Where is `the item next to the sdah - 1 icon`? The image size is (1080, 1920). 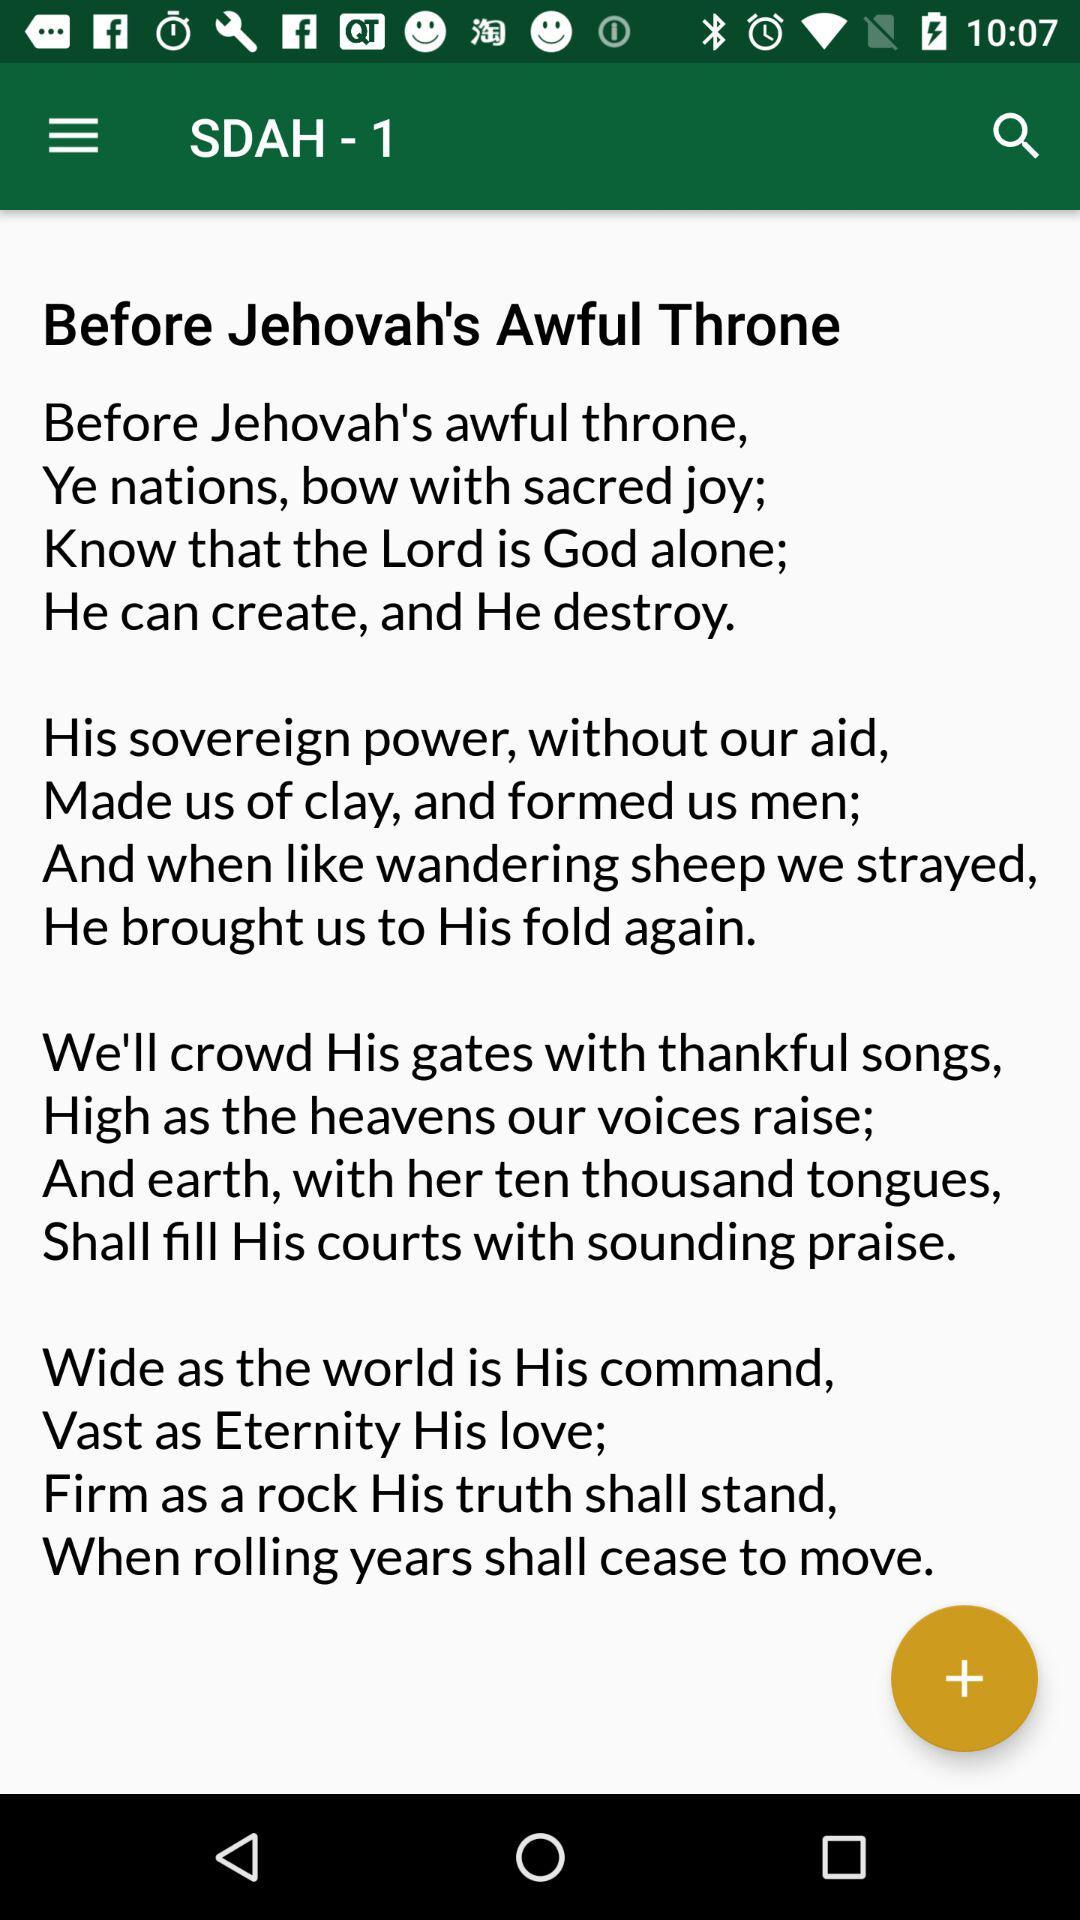 the item next to the sdah - 1 icon is located at coordinates (72, 135).